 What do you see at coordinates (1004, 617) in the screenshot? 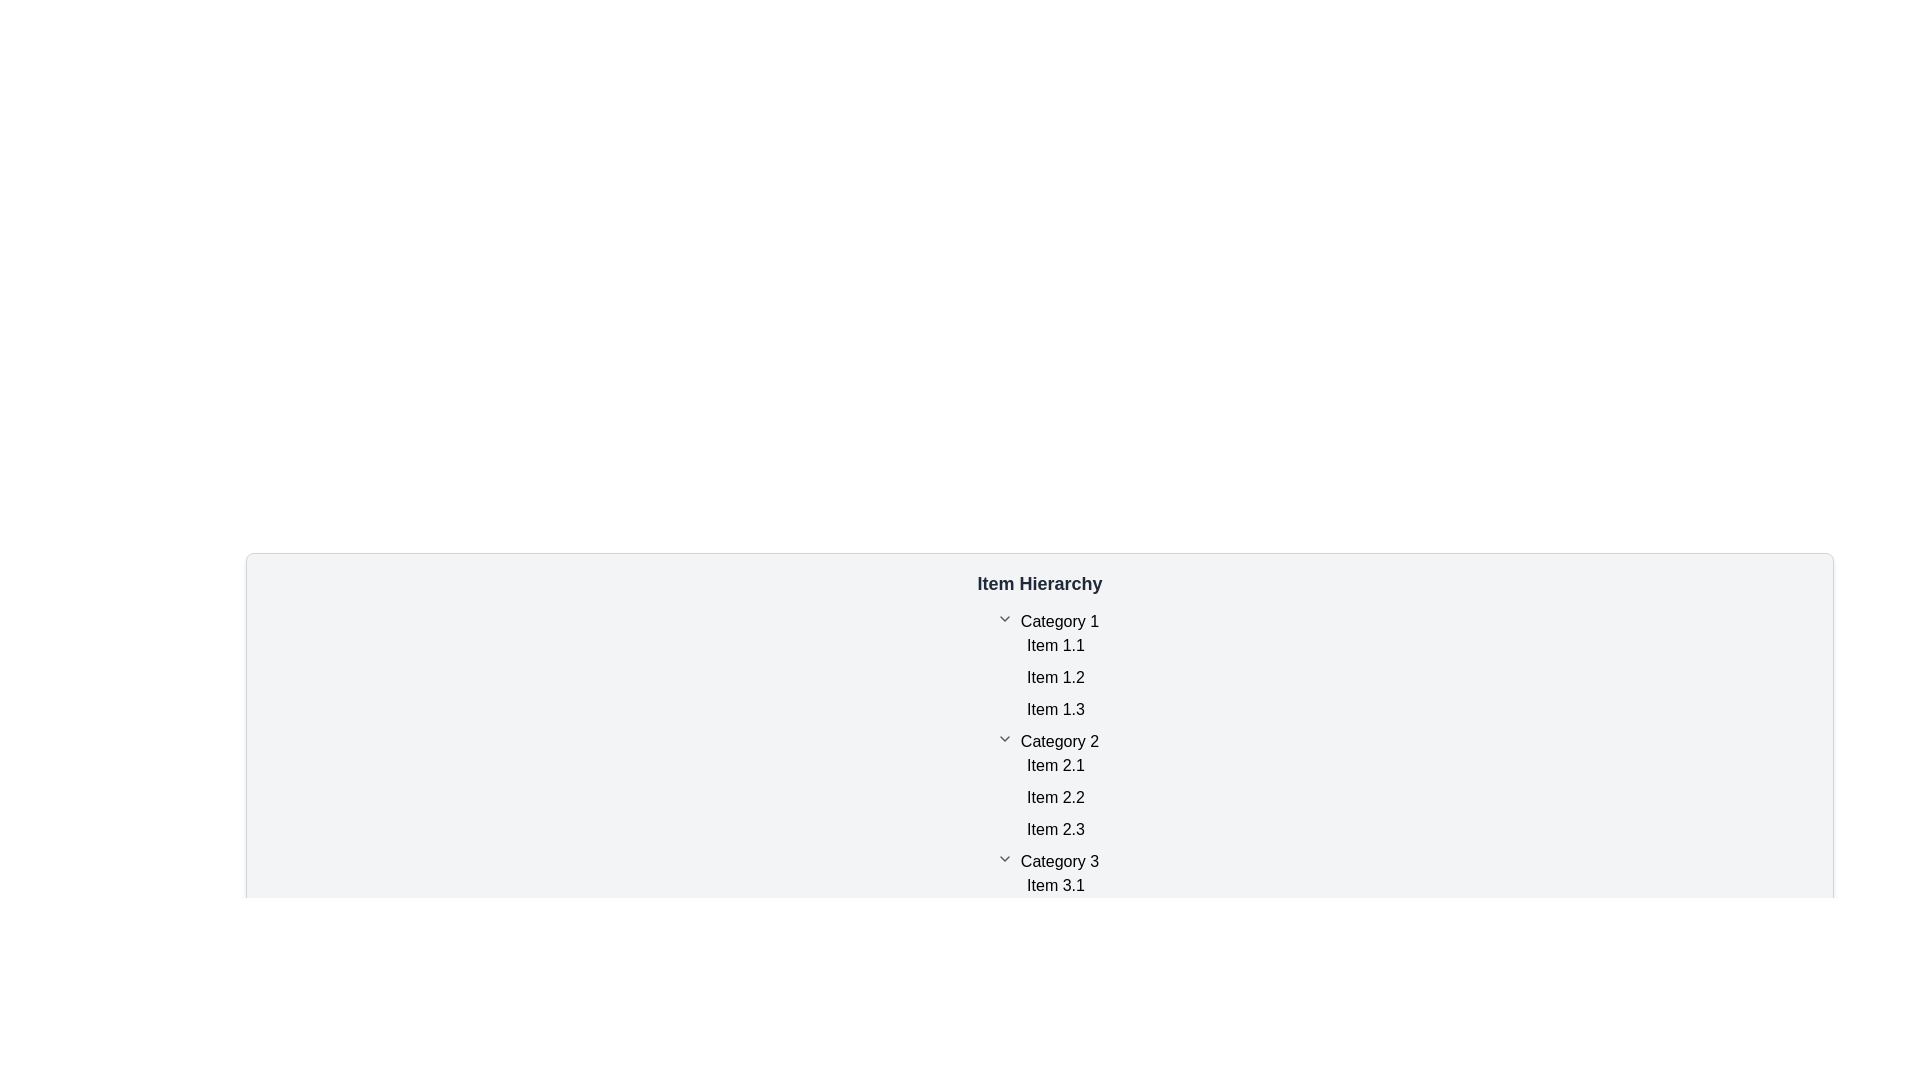
I see `the downward-pointing gray chevron icon` at bounding box center [1004, 617].